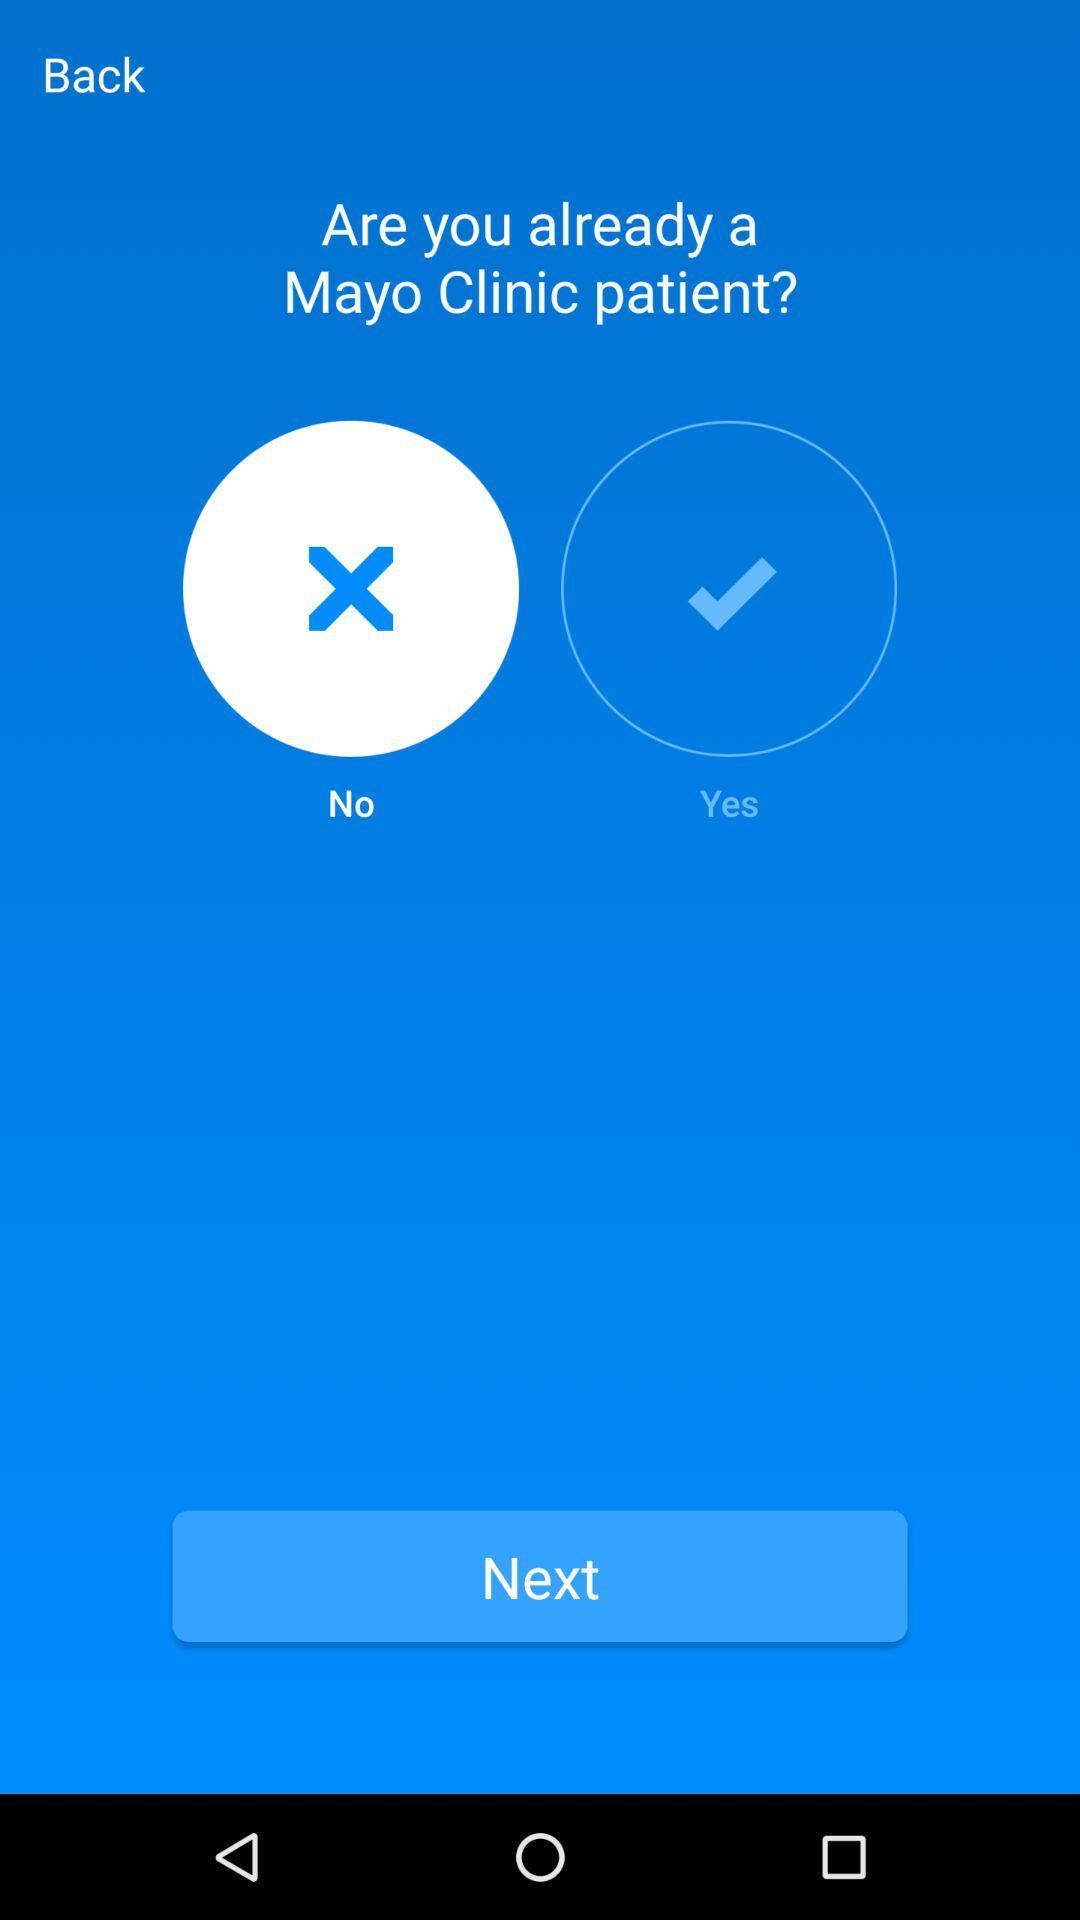 Image resolution: width=1080 pixels, height=1920 pixels. I want to click on the item above next, so click(350, 623).